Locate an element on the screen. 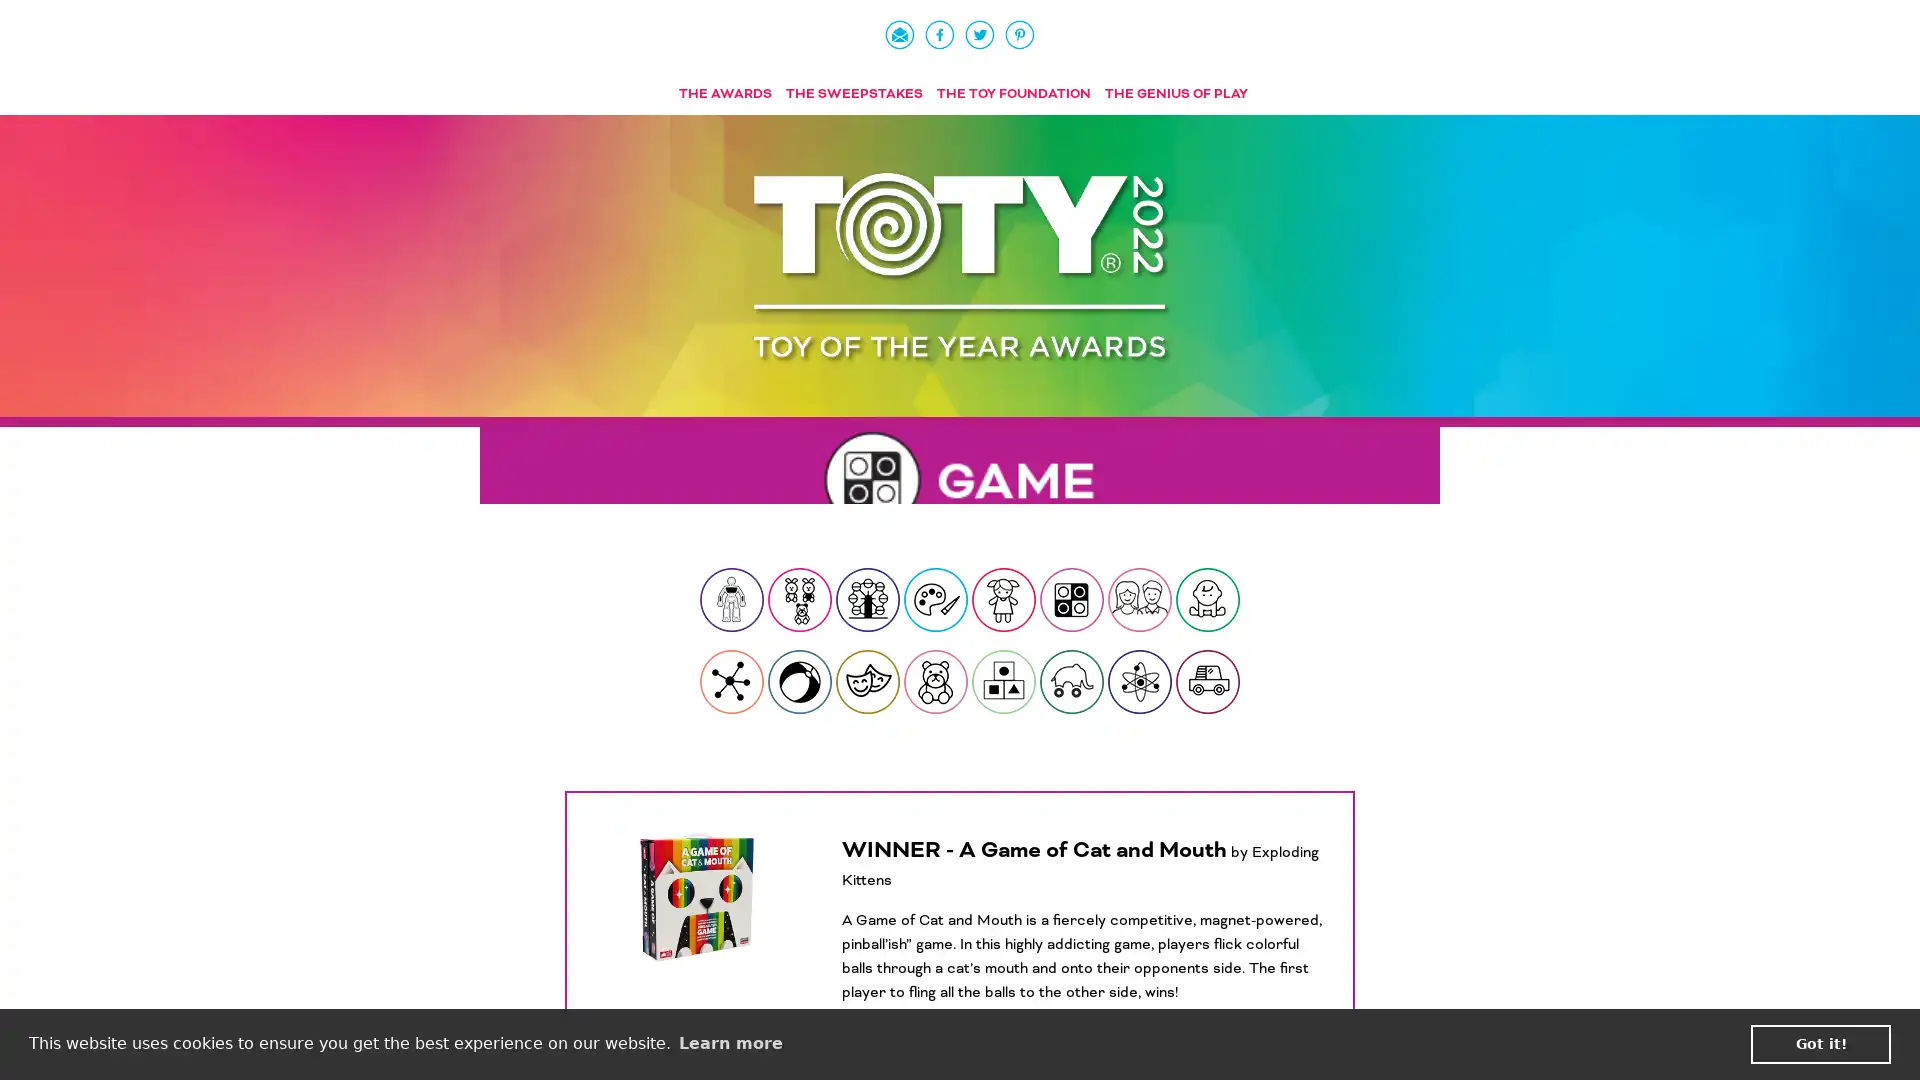 This screenshot has height=1080, width=1920. Submit is located at coordinates (1140, 599).